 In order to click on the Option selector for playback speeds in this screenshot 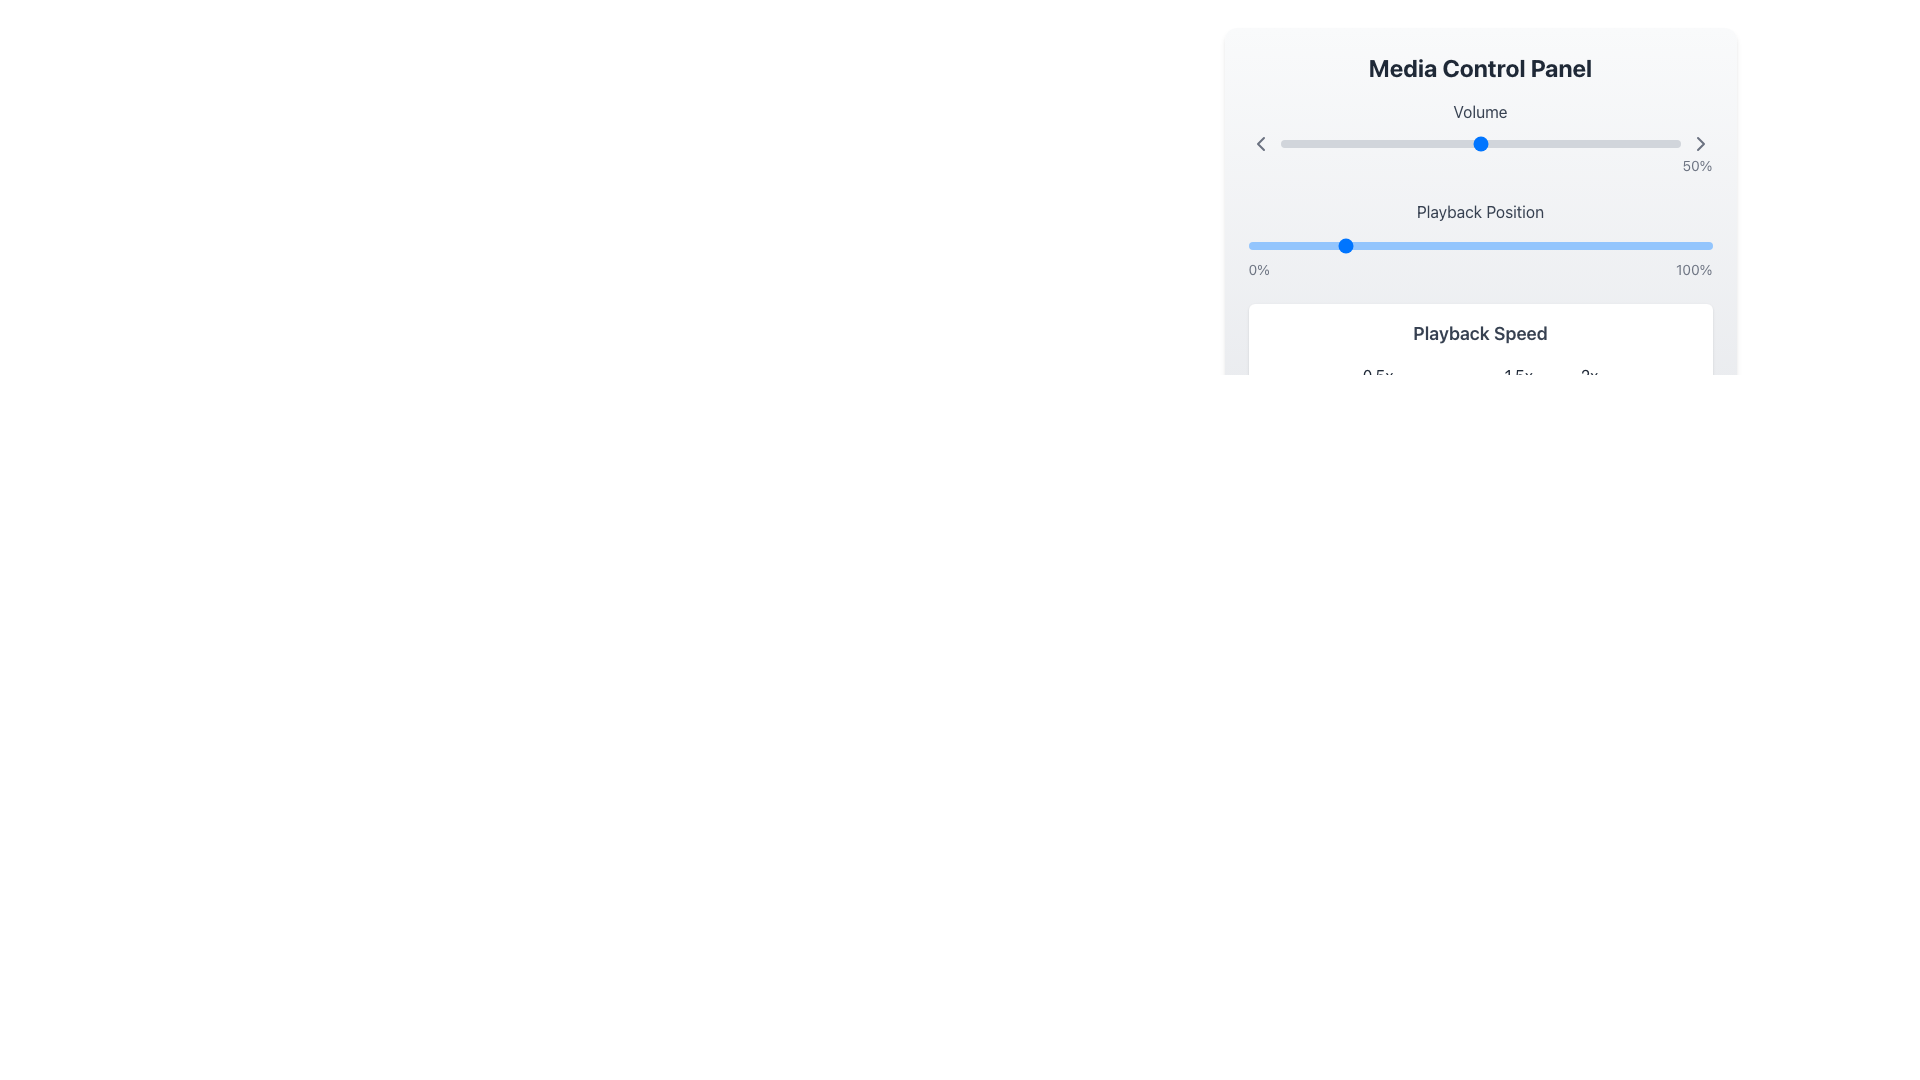, I will do `click(1480, 375)`.